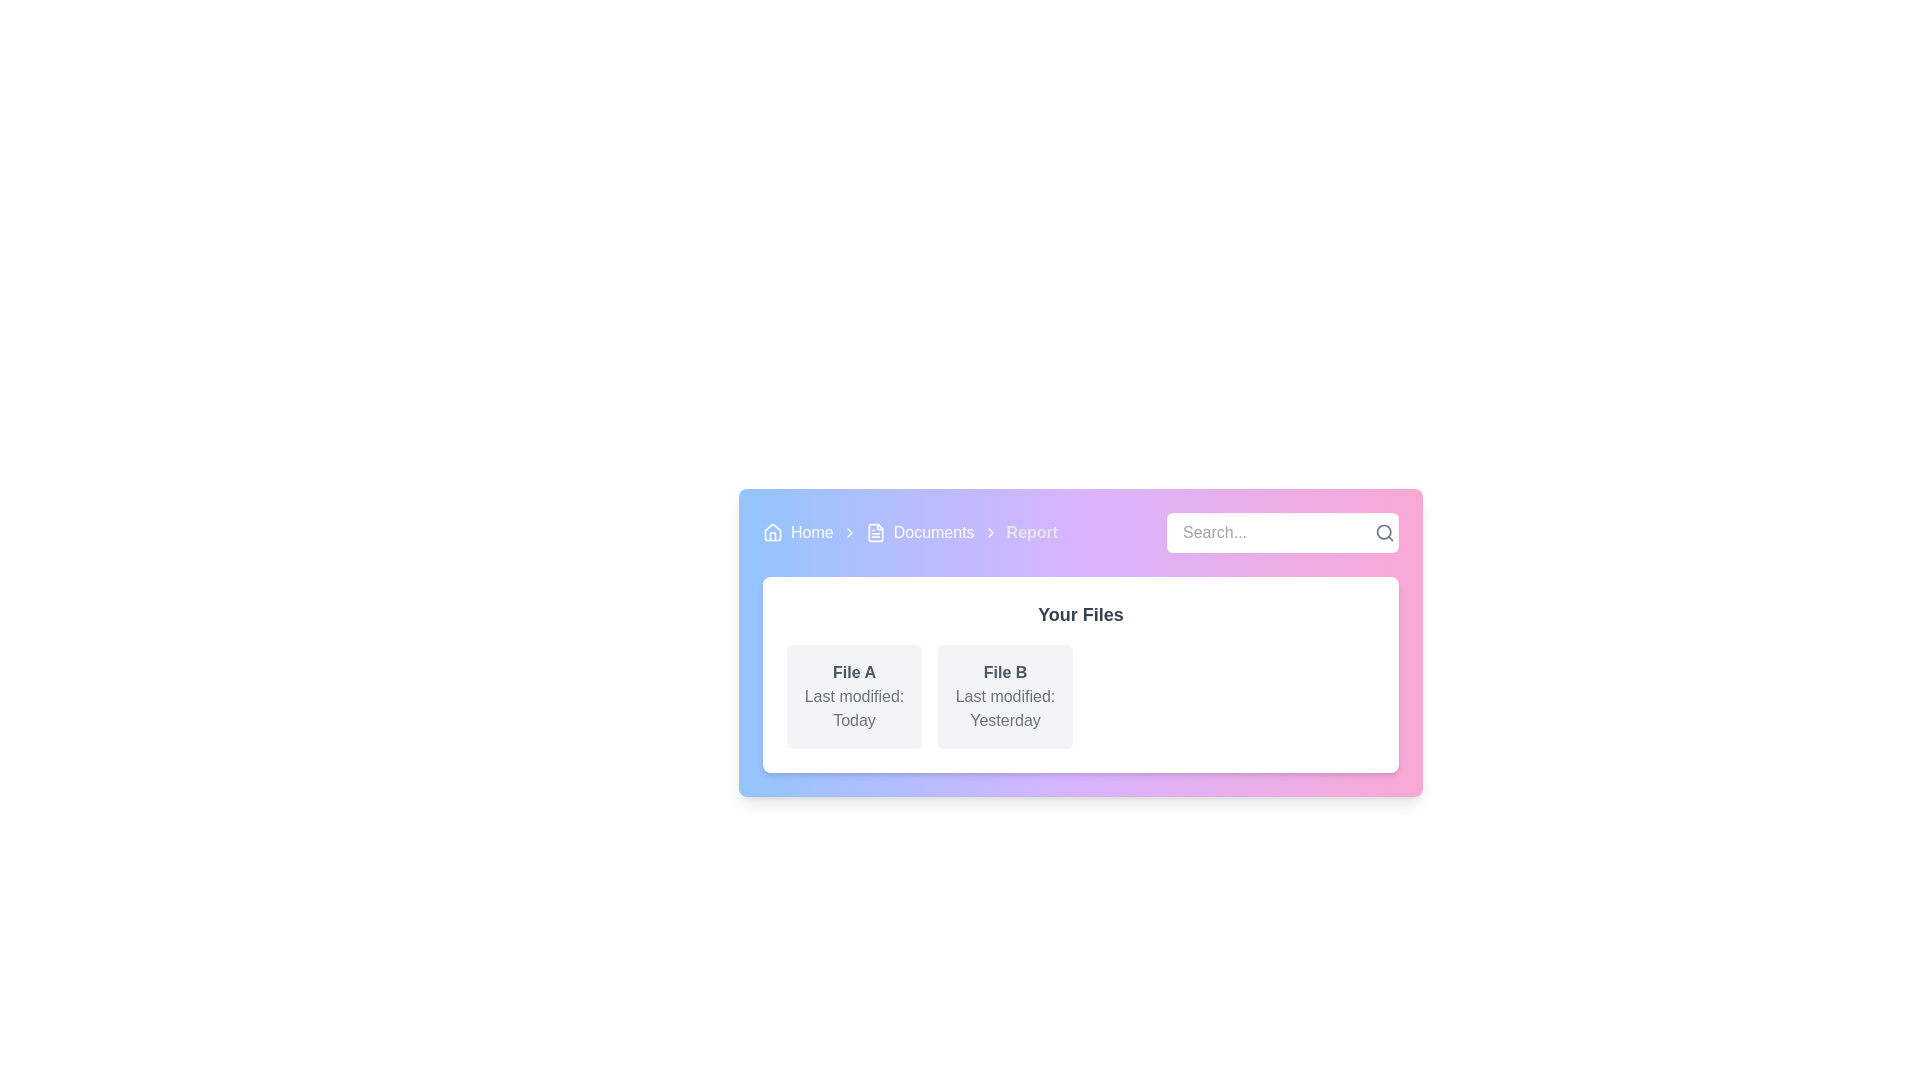 The width and height of the screenshot is (1920, 1080). I want to click on the house icon styled button in the breadcrumb navigation bar located at the top-left of the interface, so click(771, 531).